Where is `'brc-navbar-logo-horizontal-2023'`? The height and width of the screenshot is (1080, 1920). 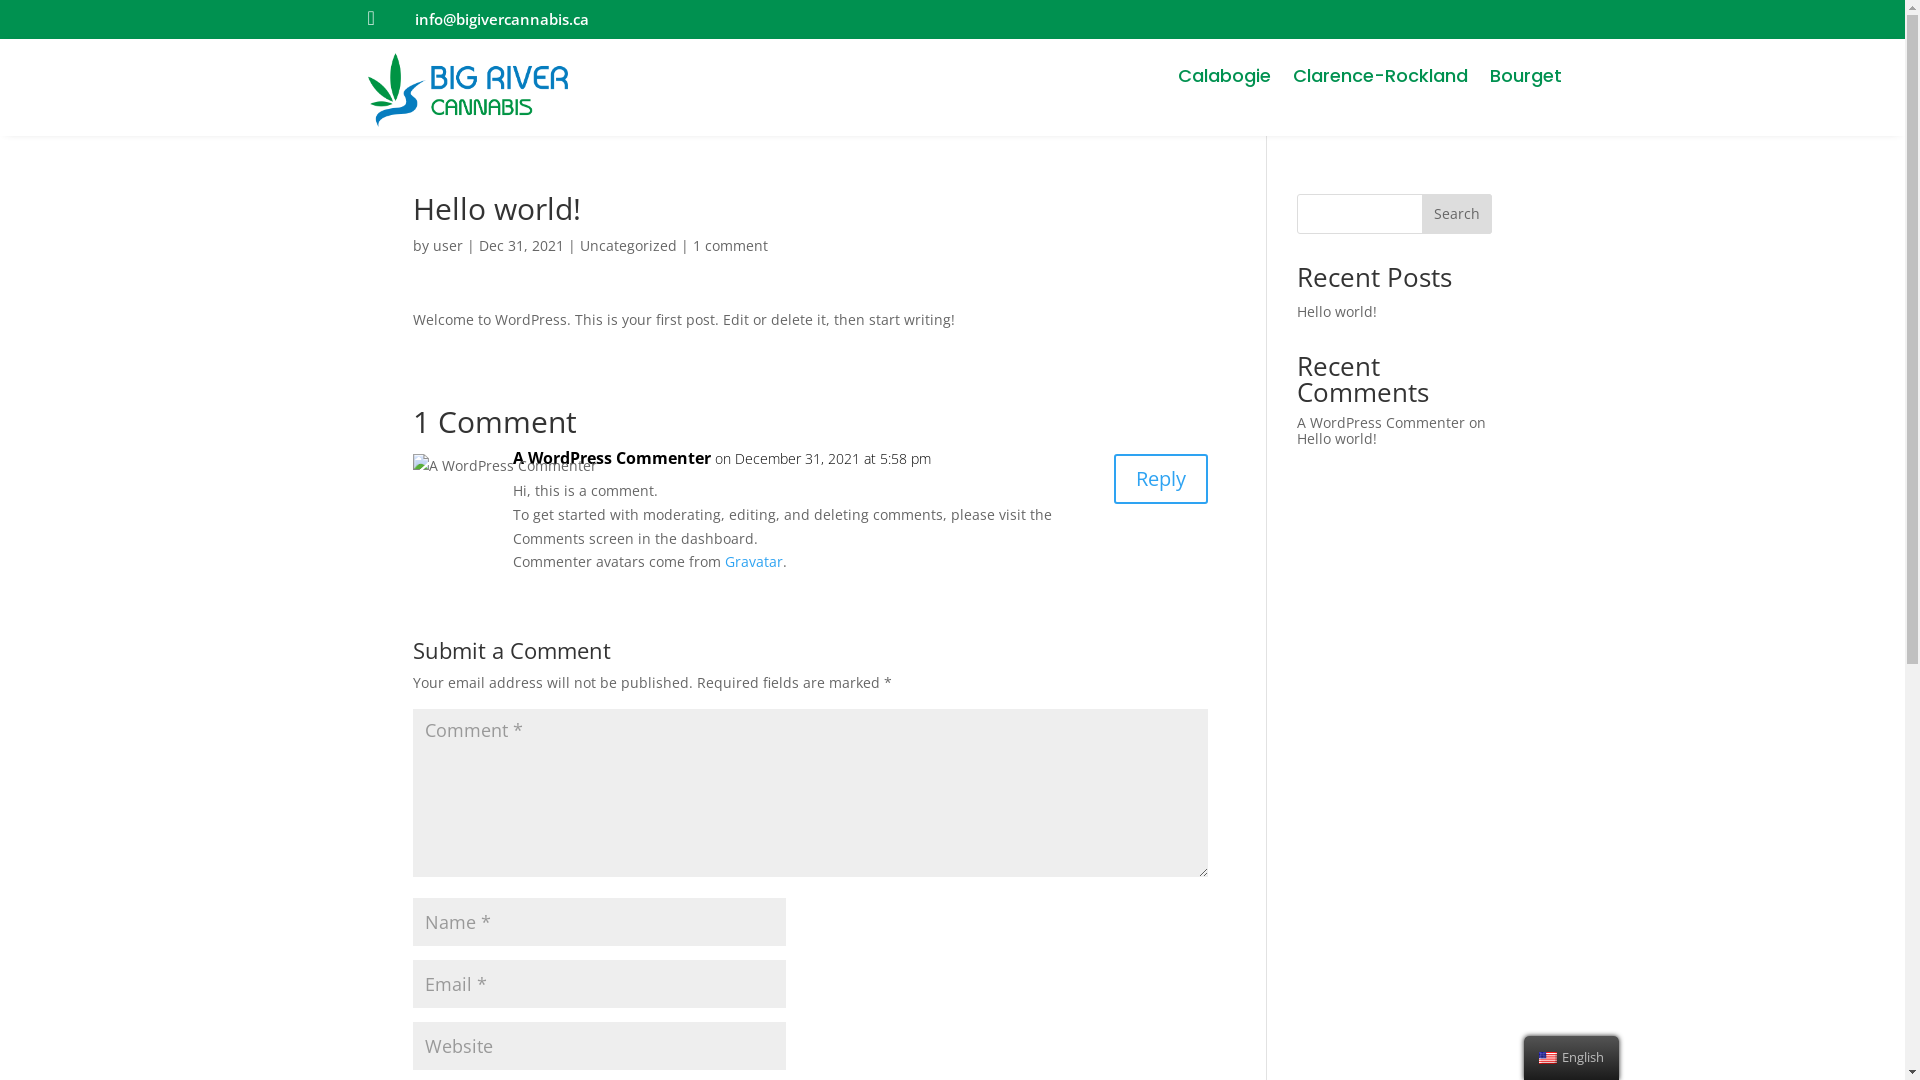 'brc-navbar-logo-horizontal-2023' is located at coordinates (467, 88).